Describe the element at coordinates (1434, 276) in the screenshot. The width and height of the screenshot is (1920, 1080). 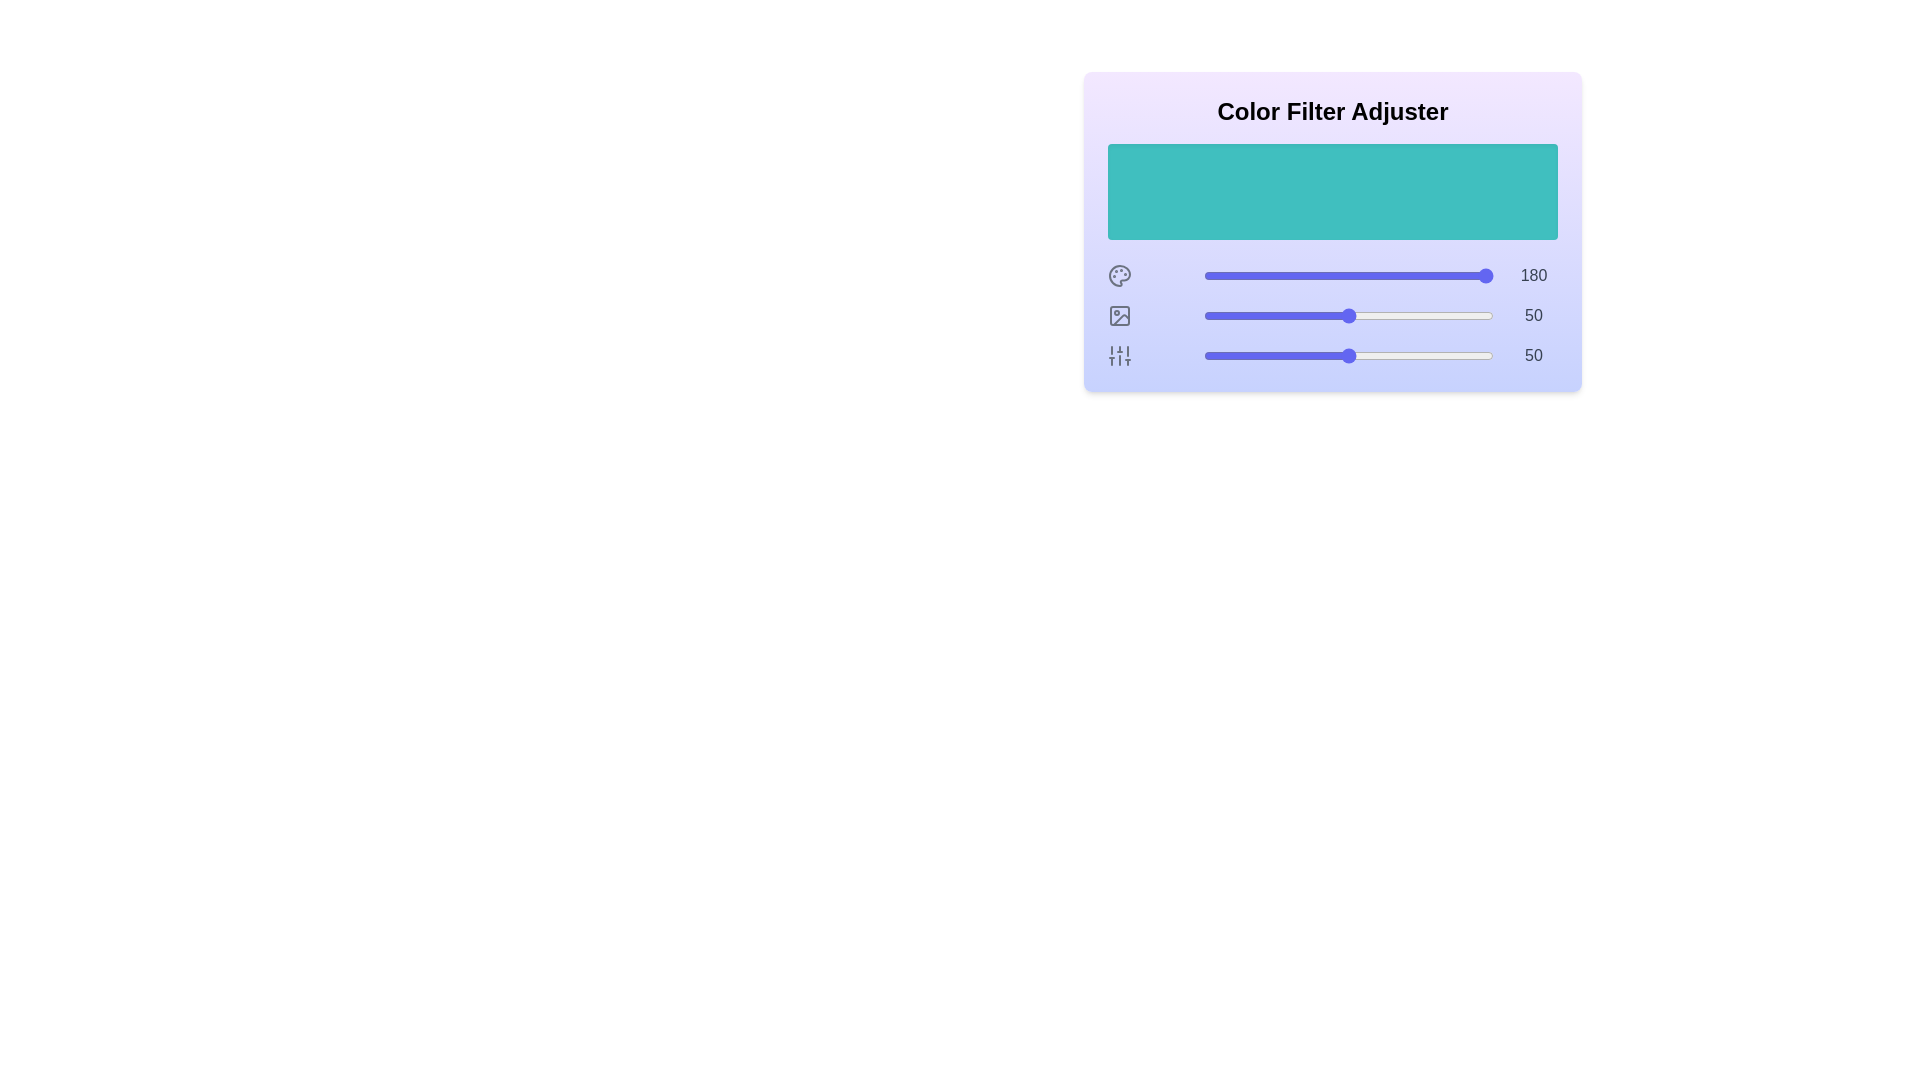
I see `the Hue slider to a value of 80` at that location.